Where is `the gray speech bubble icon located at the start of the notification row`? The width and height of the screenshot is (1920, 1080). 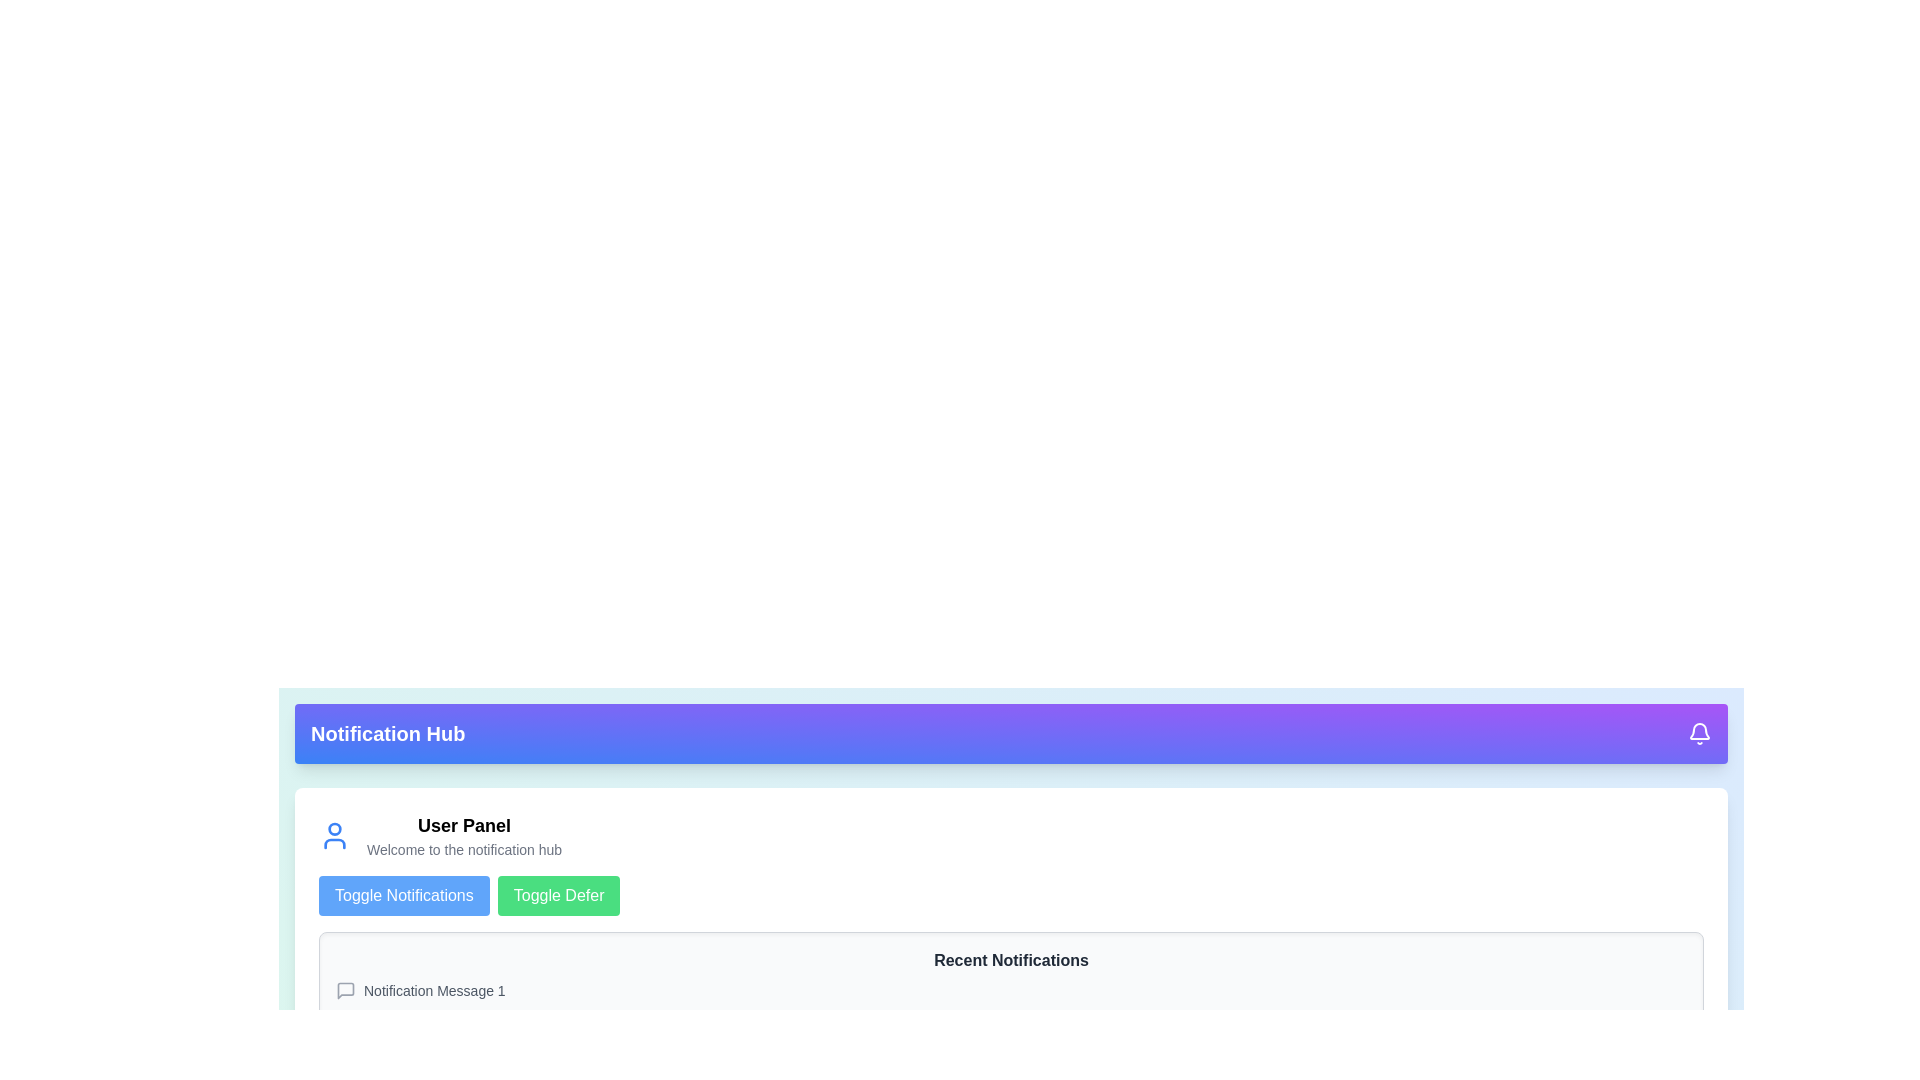
the gray speech bubble icon located at the start of the notification row is located at coordinates (345, 991).